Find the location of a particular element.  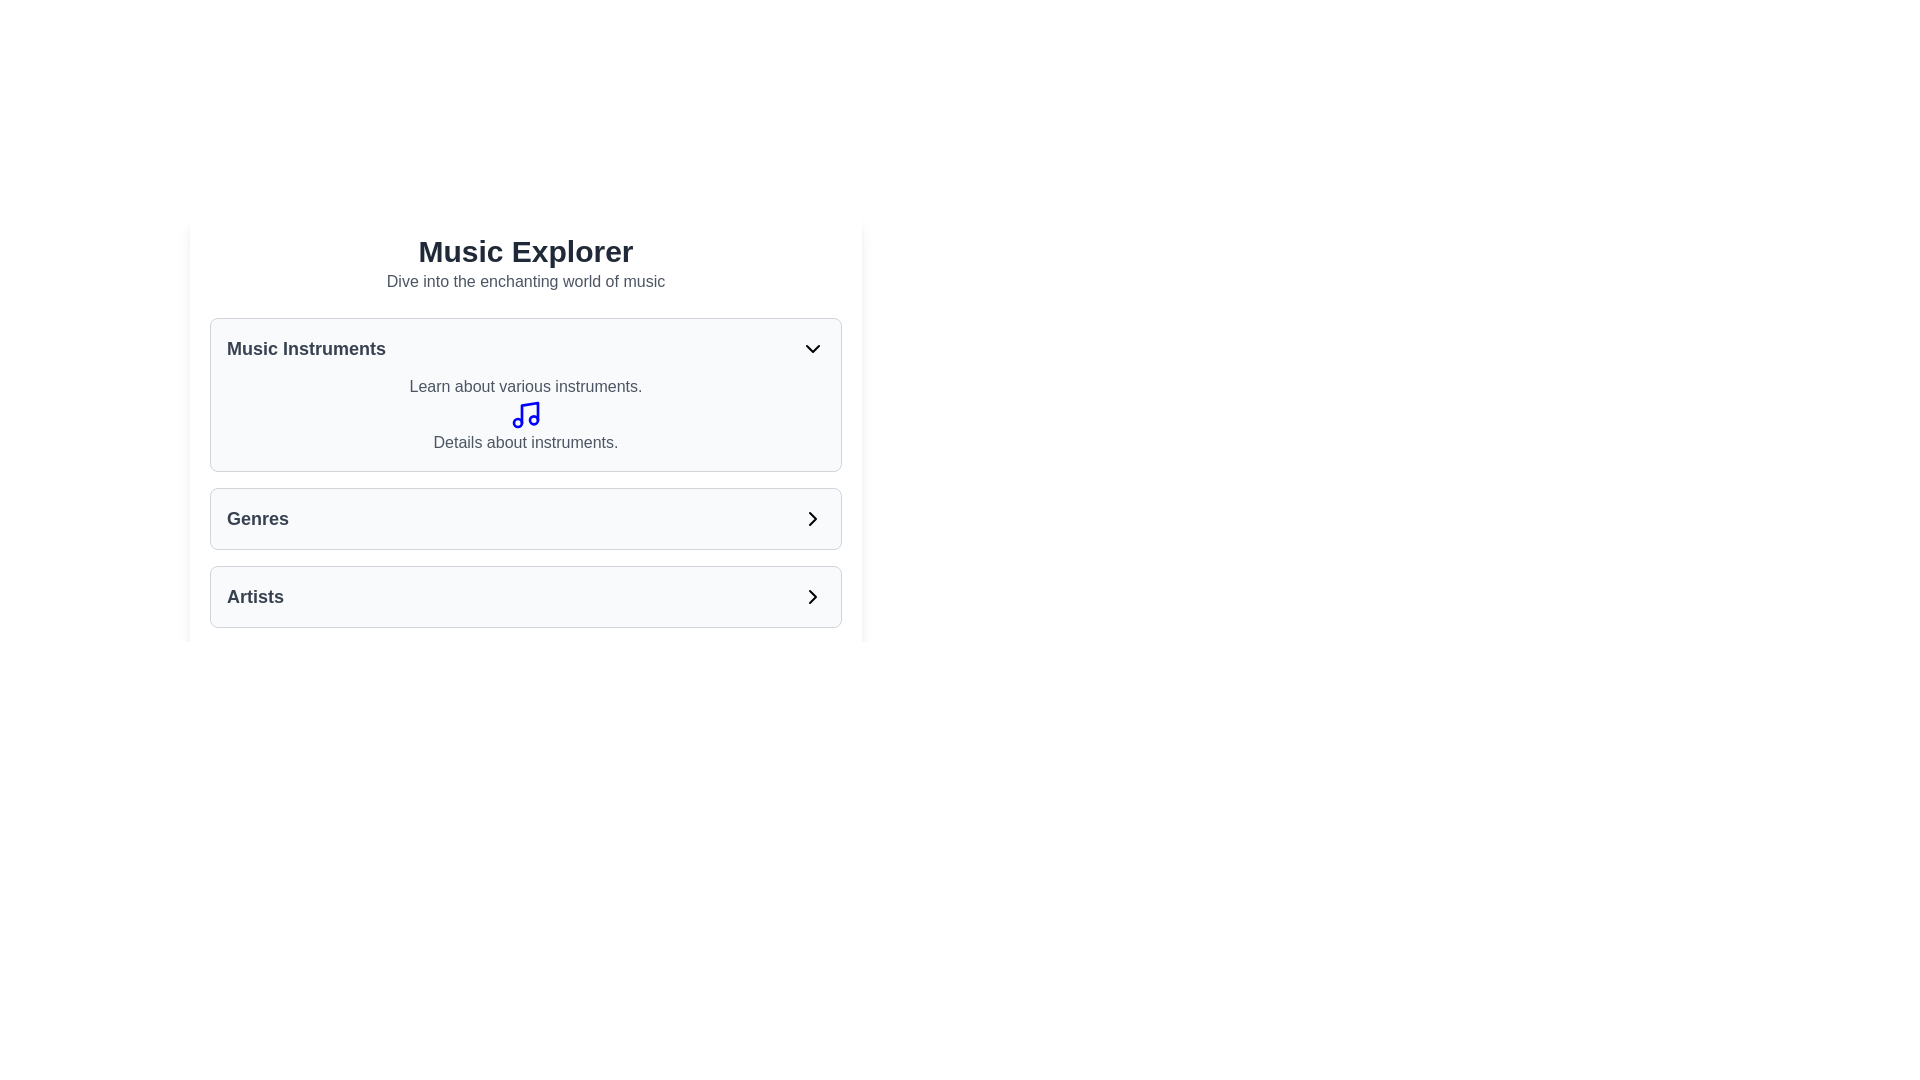

the music instruments summary card located in the middle section beneath the 'Music Explorer' heading, which is the first of three containers is located at coordinates (526, 394).